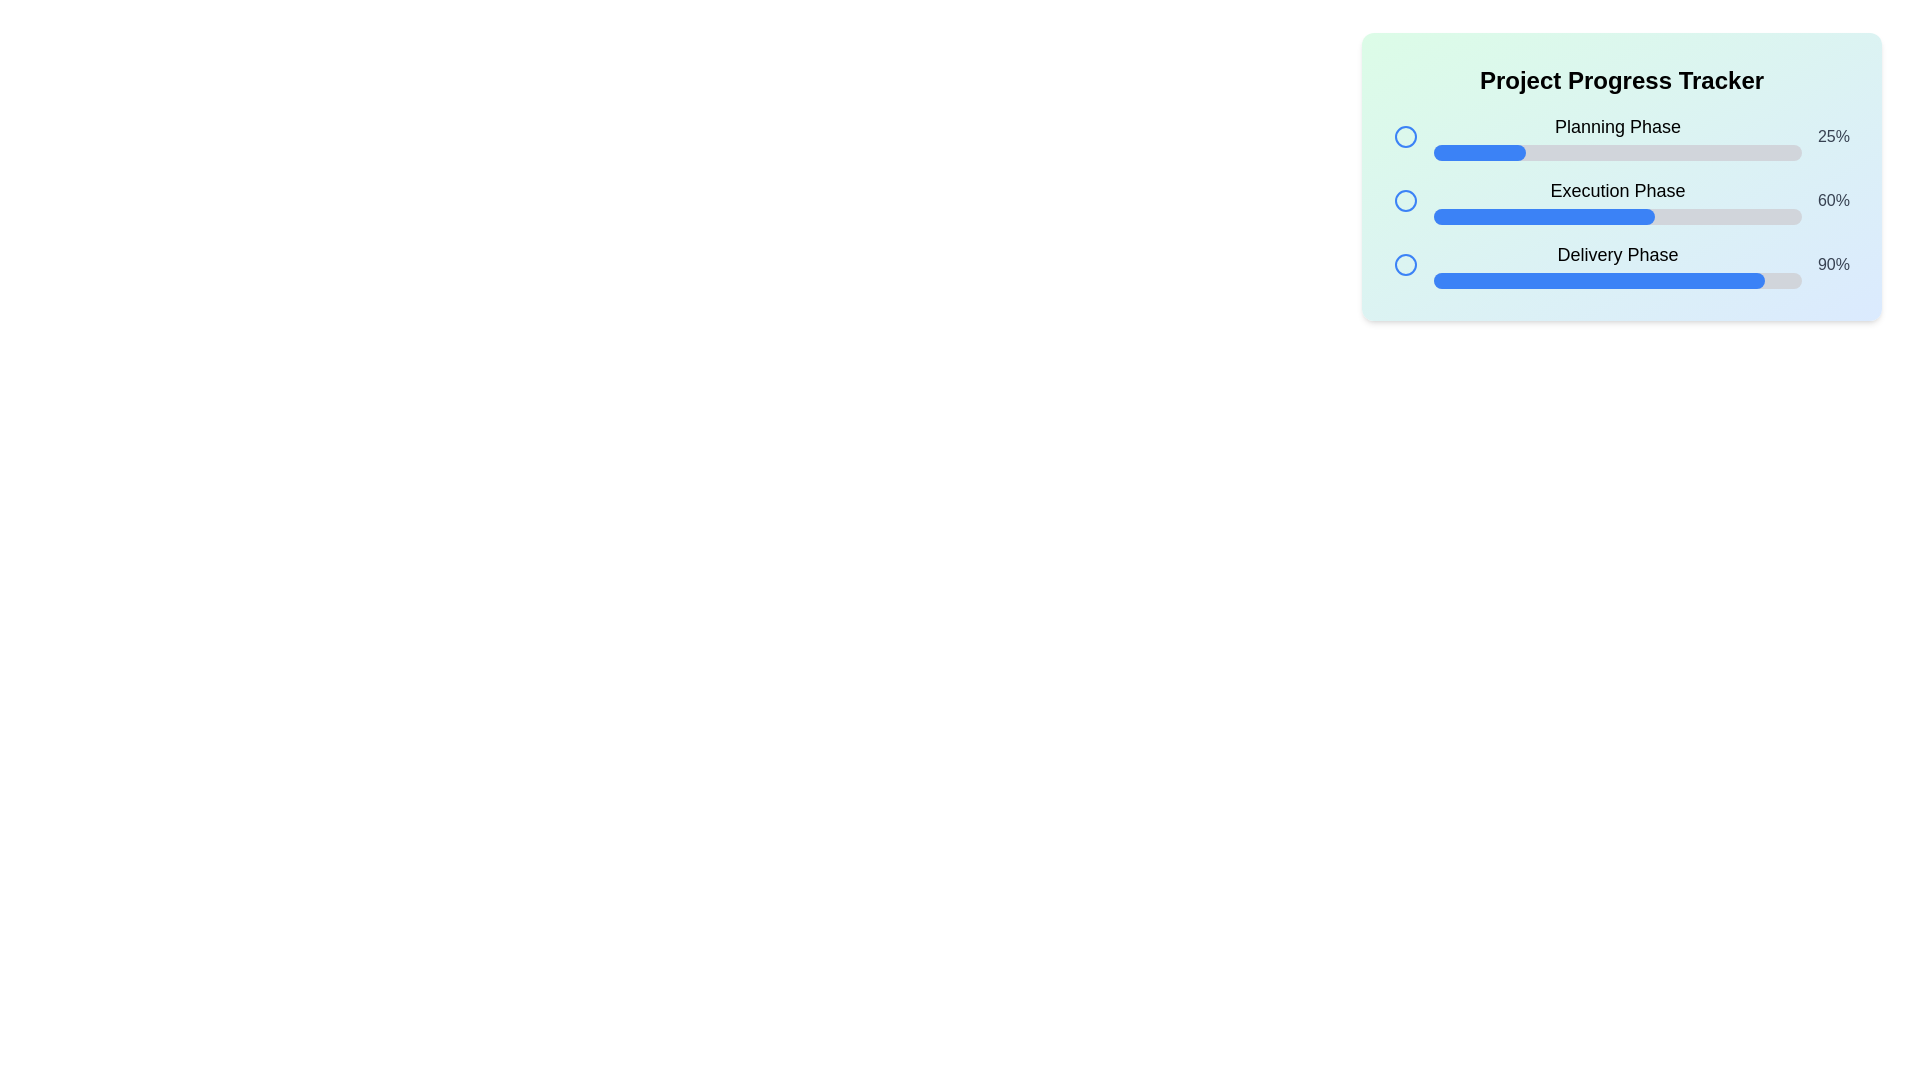 The height and width of the screenshot is (1080, 1920). What do you see at coordinates (1405, 200) in the screenshot?
I see `the unselected radio button indicating the 'Execution Phase' status in the project progress tracker` at bounding box center [1405, 200].